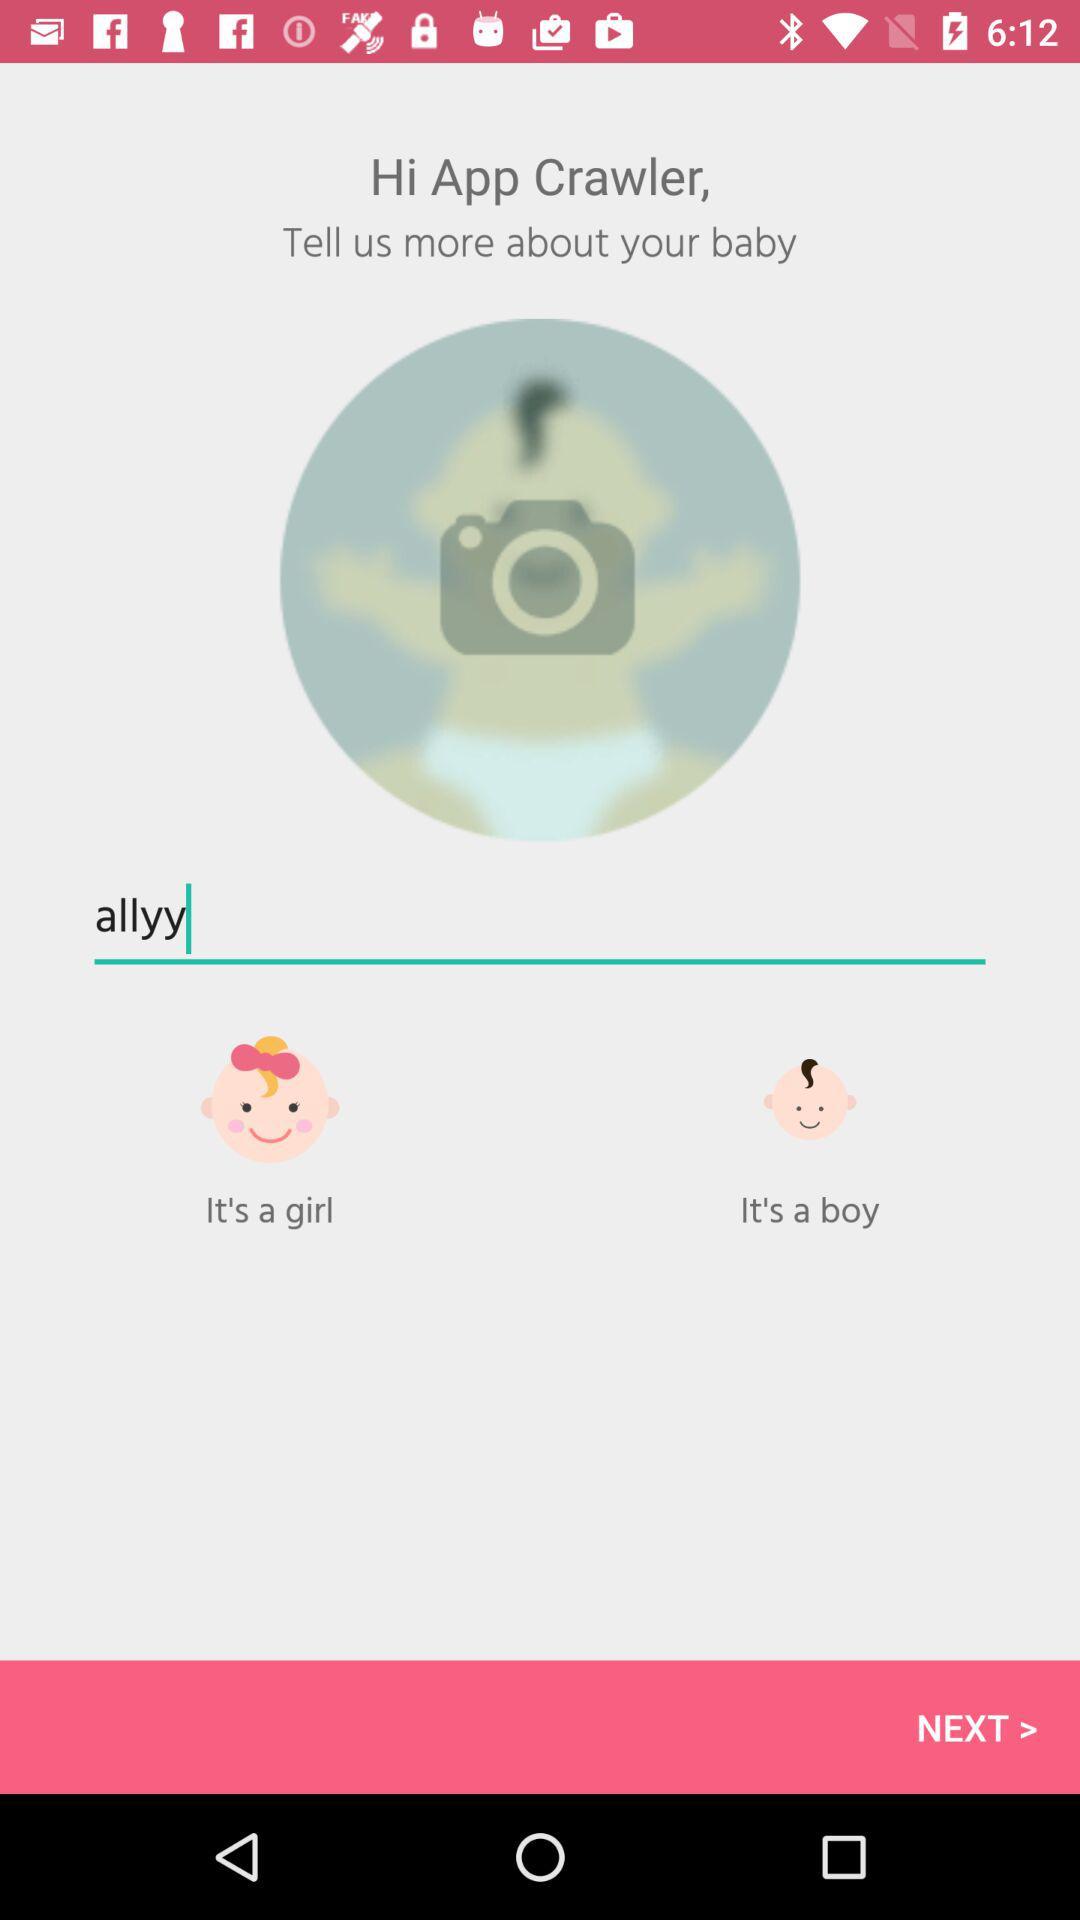 This screenshot has width=1080, height=1920. I want to click on allyy at the center, so click(540, 918).